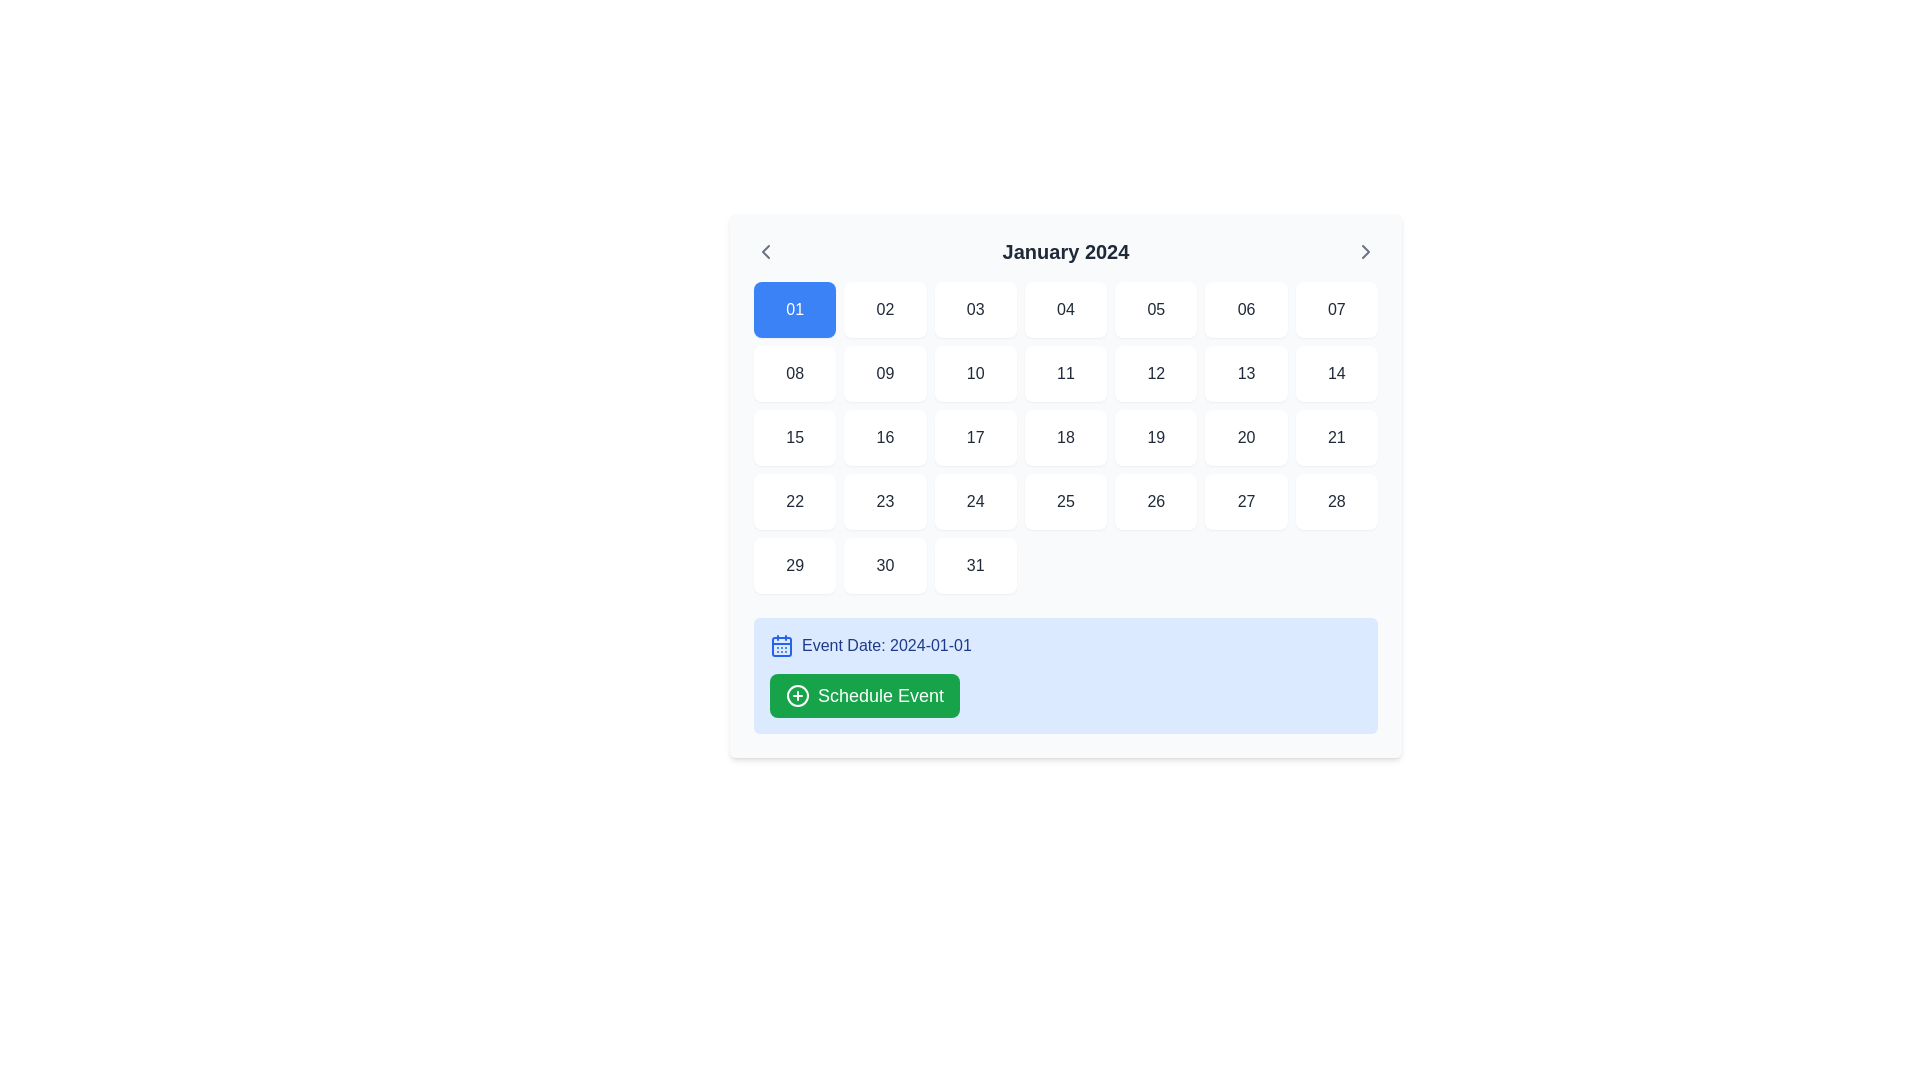 This screenshot has width=1920, height=1080. What do you see at coordinates (1156, 500) in the screenshot?
I see `the rectangular button displaying the number '26' to observe potential hover effects` at bounding box center [1156, 500].